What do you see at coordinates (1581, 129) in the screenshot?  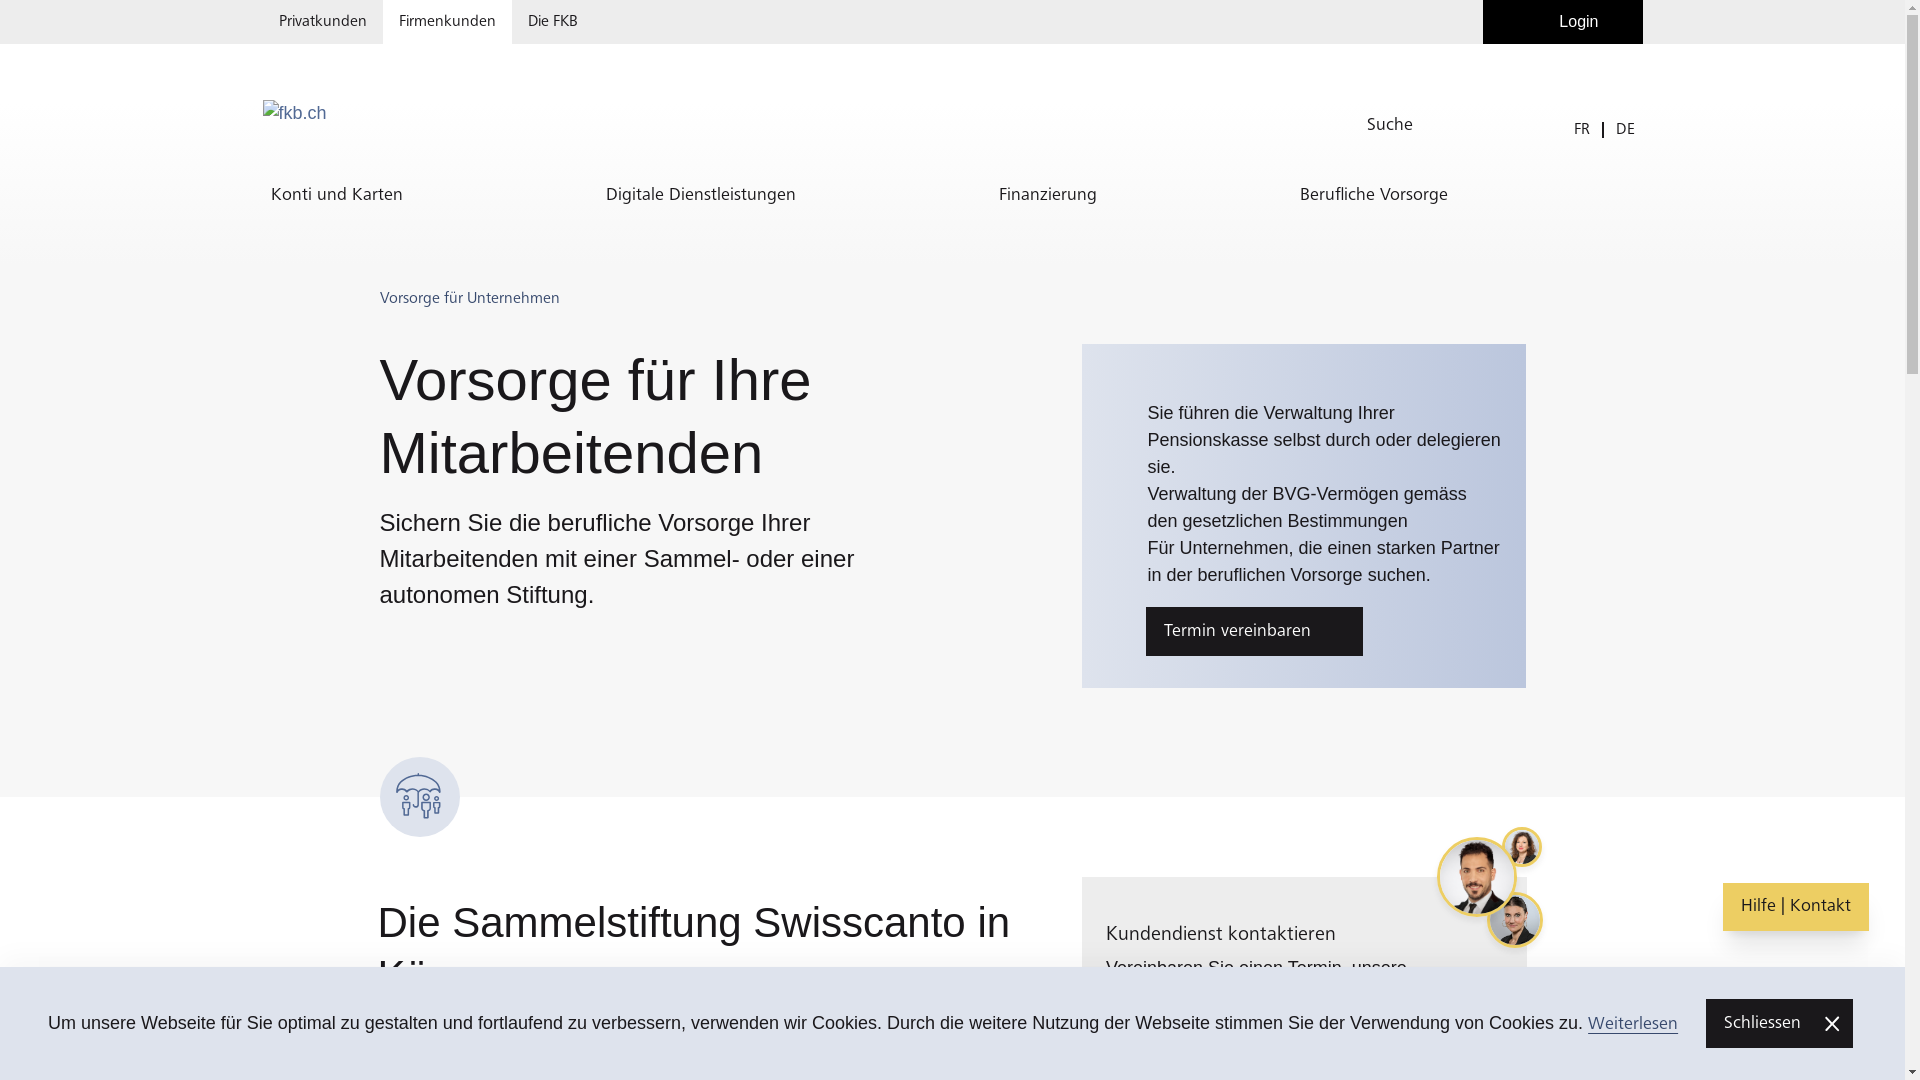 I see `'FR'` at bounding box center [1581, 129].